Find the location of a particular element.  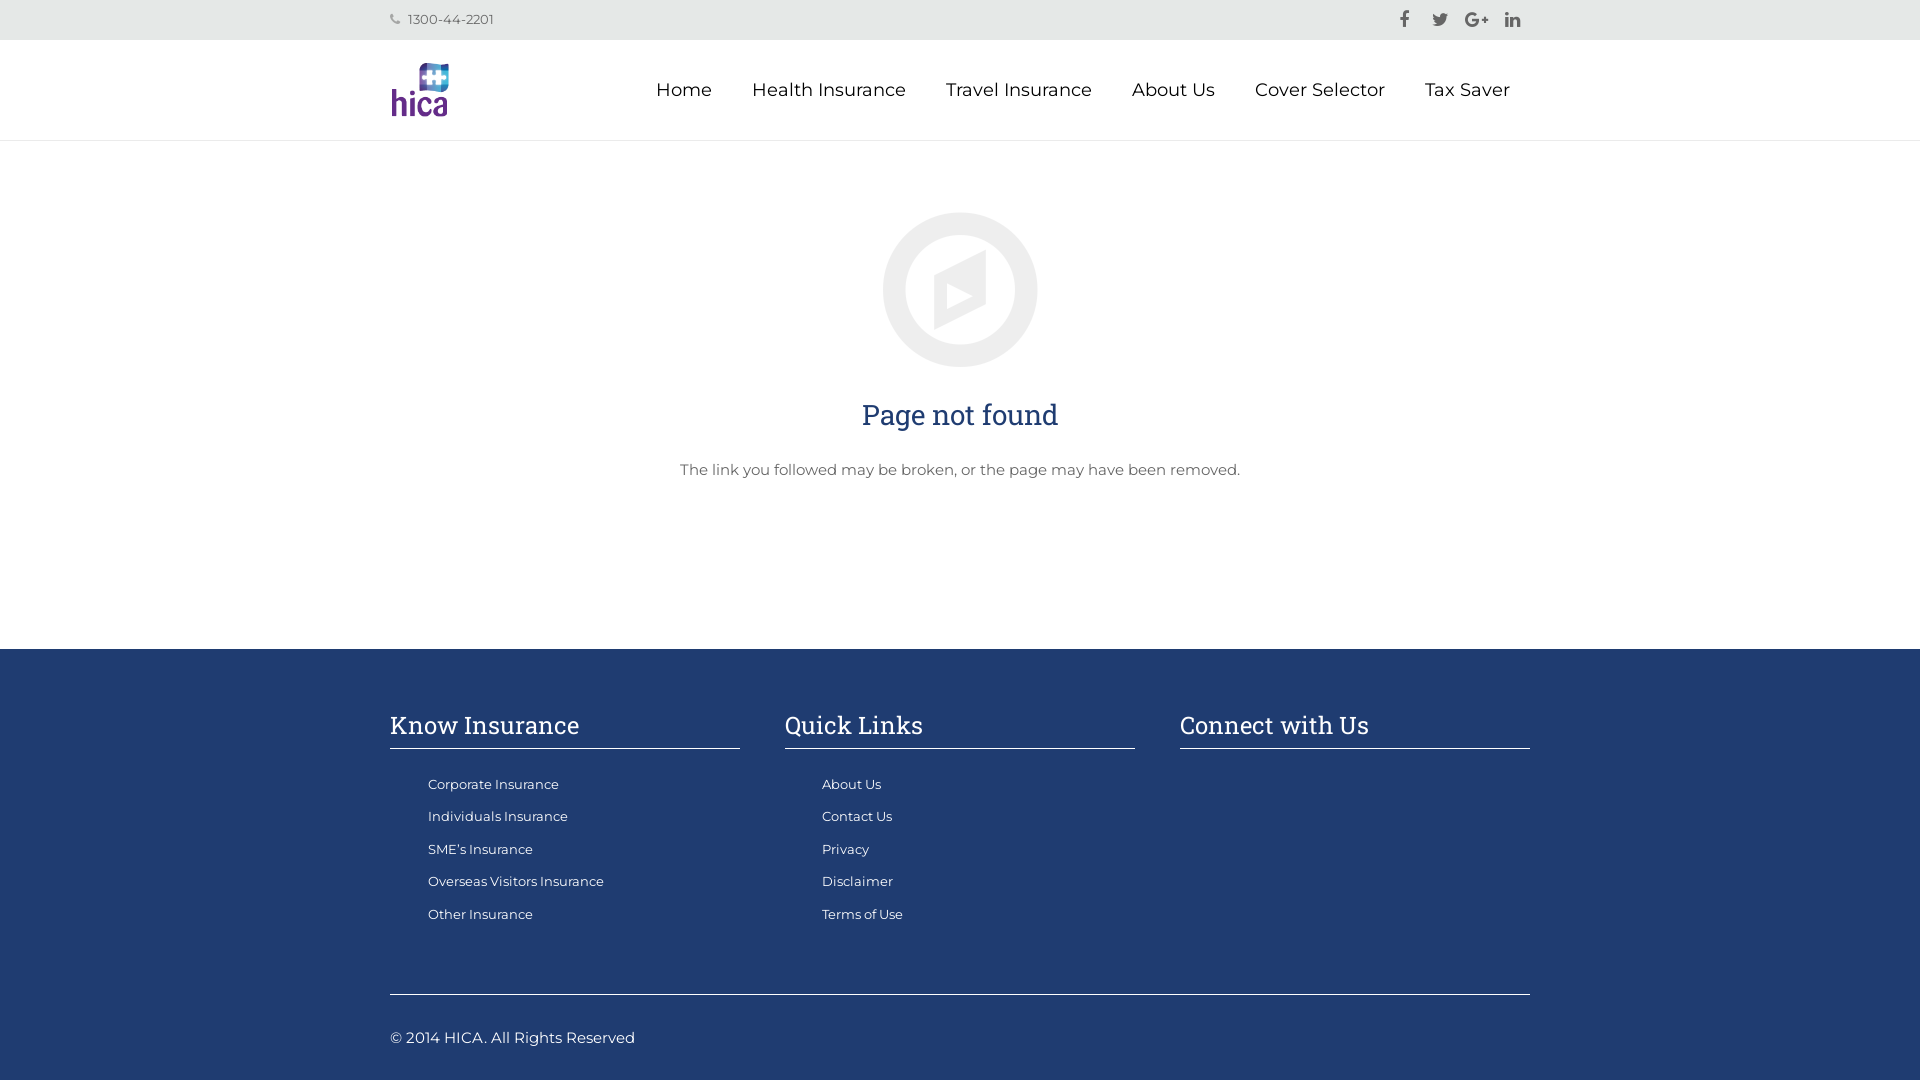

'Contact Us' is located at coordinates (857, 816).